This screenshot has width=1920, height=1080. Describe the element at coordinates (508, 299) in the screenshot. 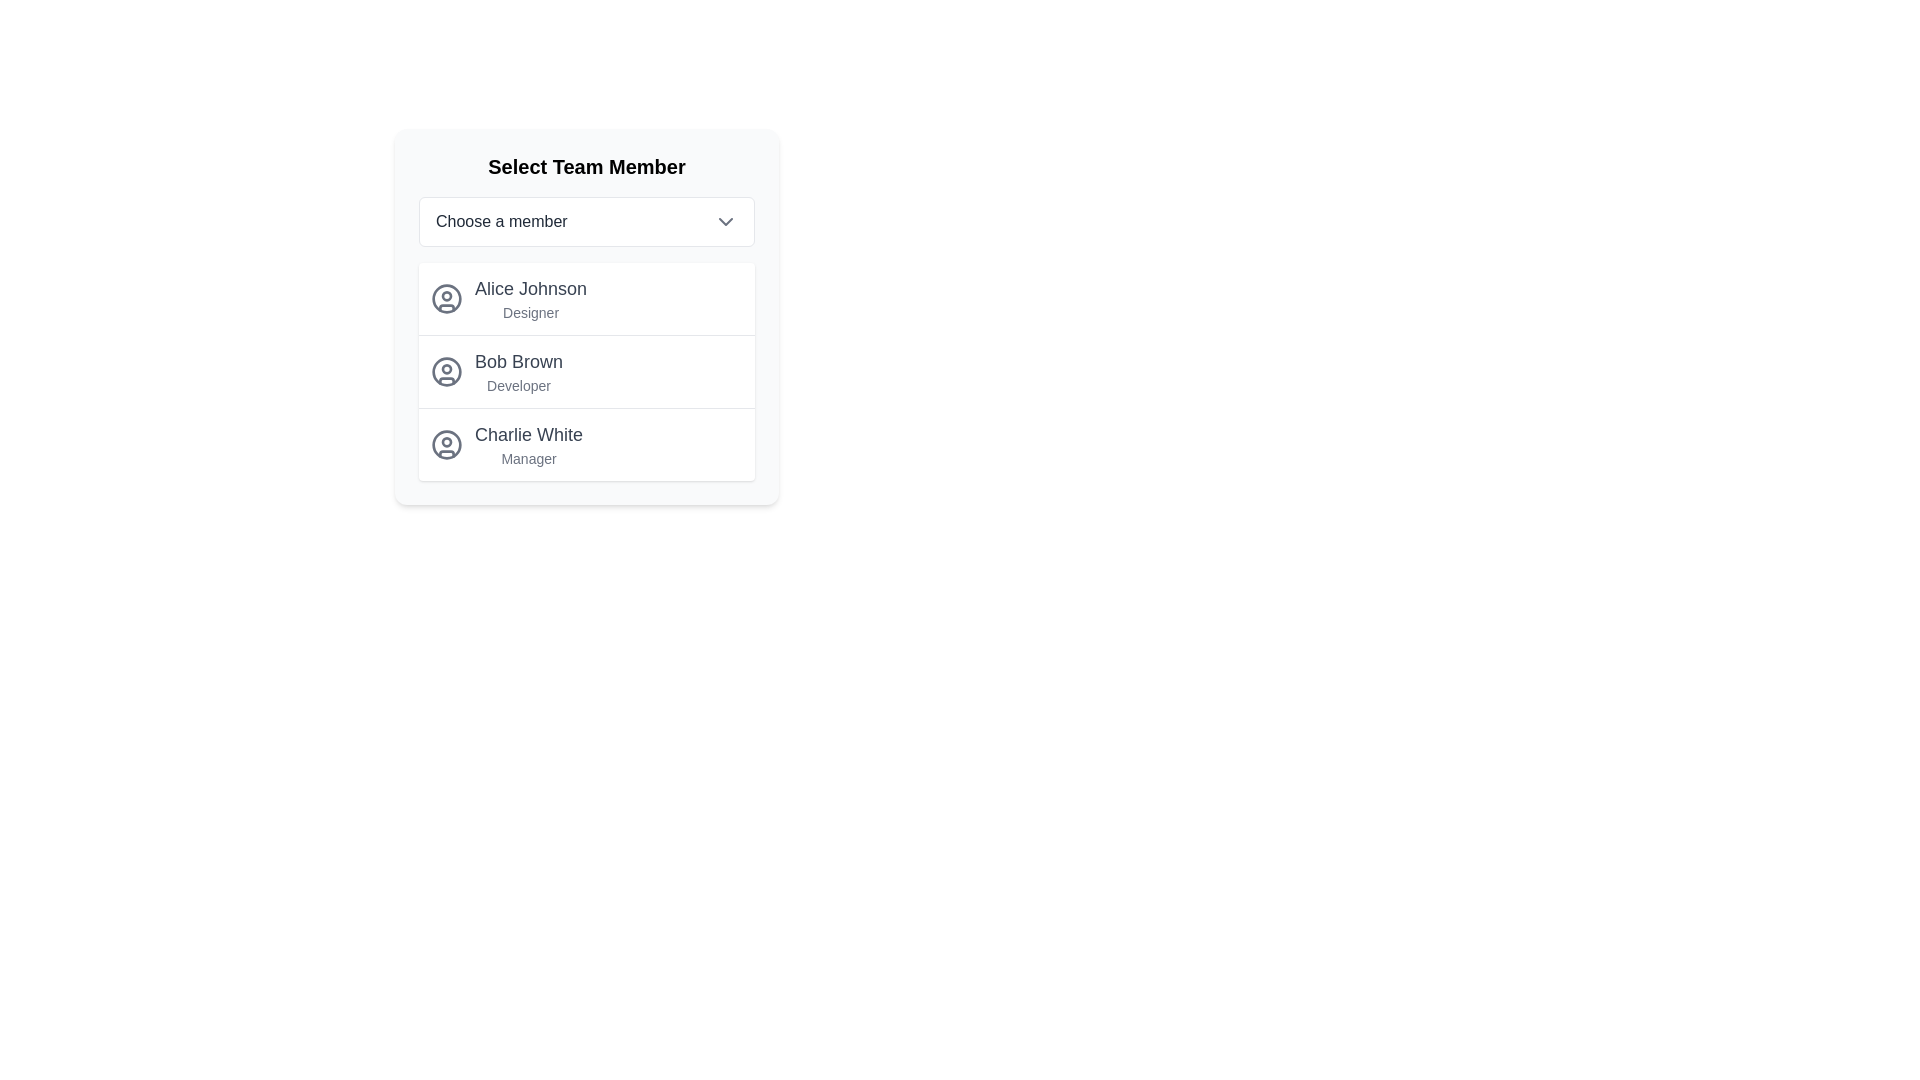

I see `the list item displaying 'Alice Johnson' and 'Designer' for additional actions or highlighting` at that location.